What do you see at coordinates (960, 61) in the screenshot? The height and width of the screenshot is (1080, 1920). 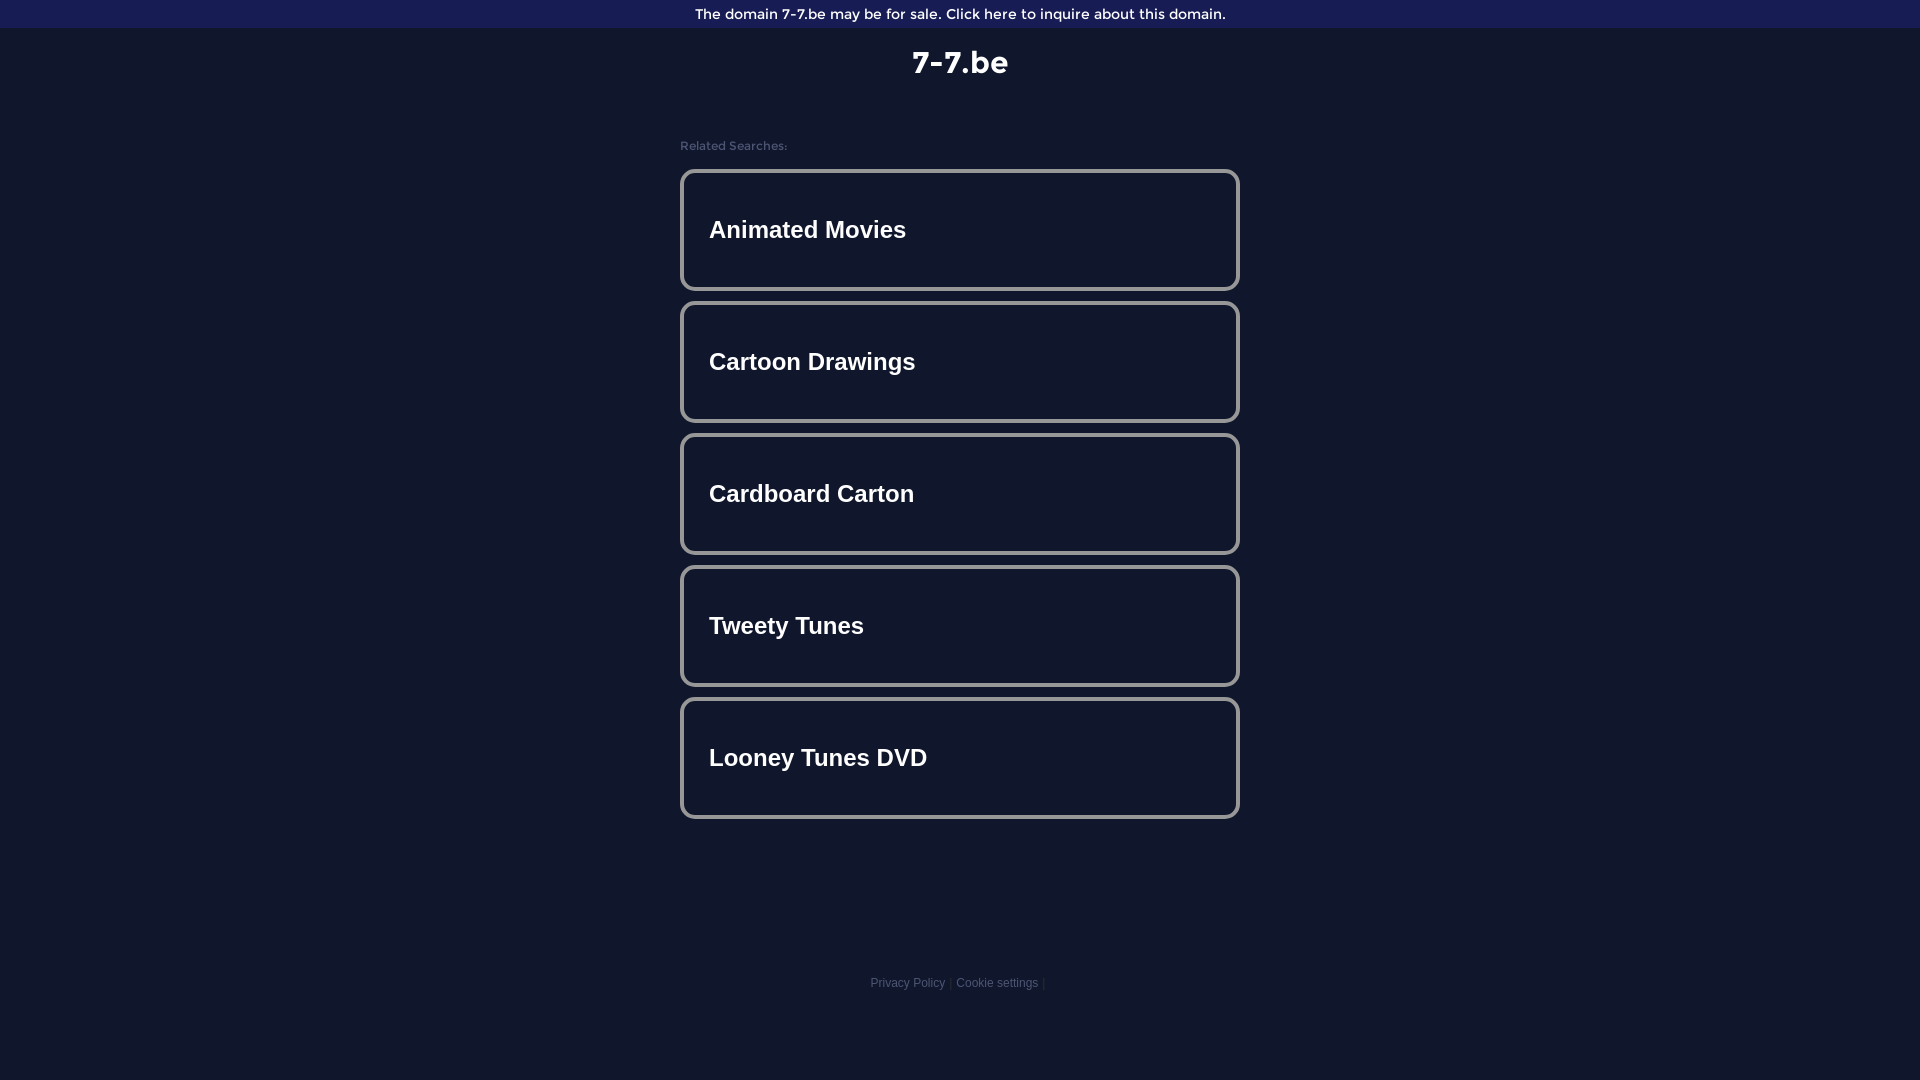 I see `'7-7.be'` at bounding box center [960, 61].